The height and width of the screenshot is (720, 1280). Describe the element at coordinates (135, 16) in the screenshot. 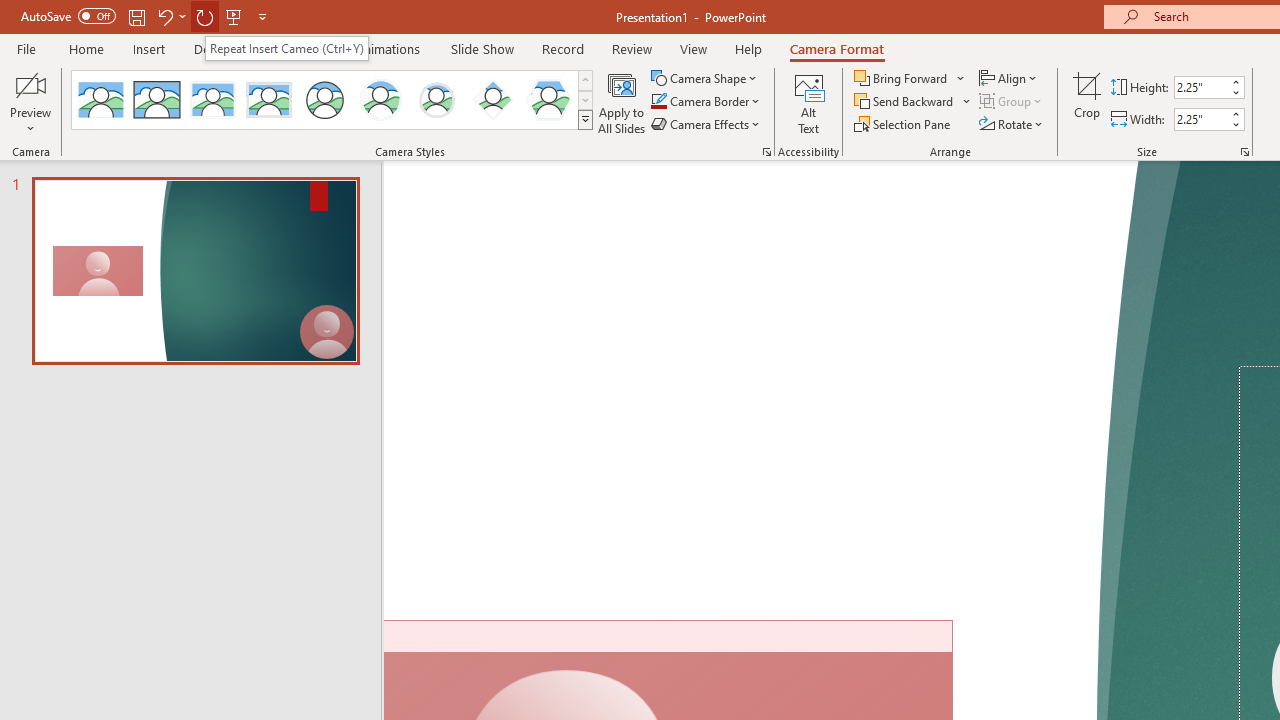

I see `'Save'` at that location.